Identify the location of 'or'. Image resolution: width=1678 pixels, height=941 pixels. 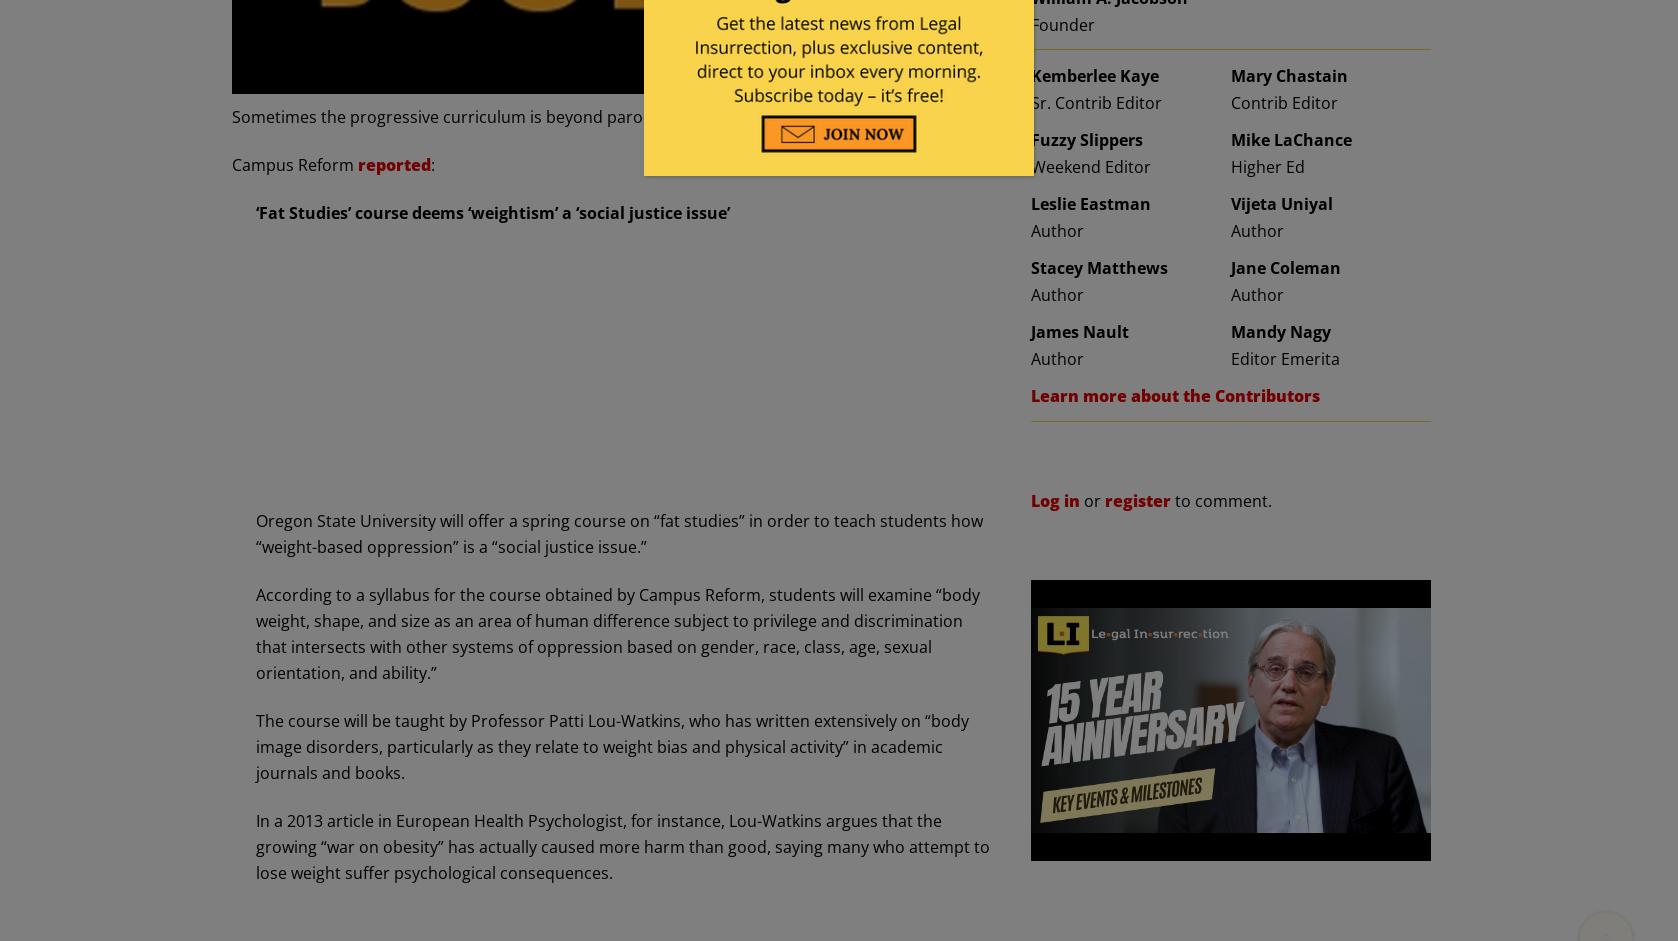
(1092, 499).